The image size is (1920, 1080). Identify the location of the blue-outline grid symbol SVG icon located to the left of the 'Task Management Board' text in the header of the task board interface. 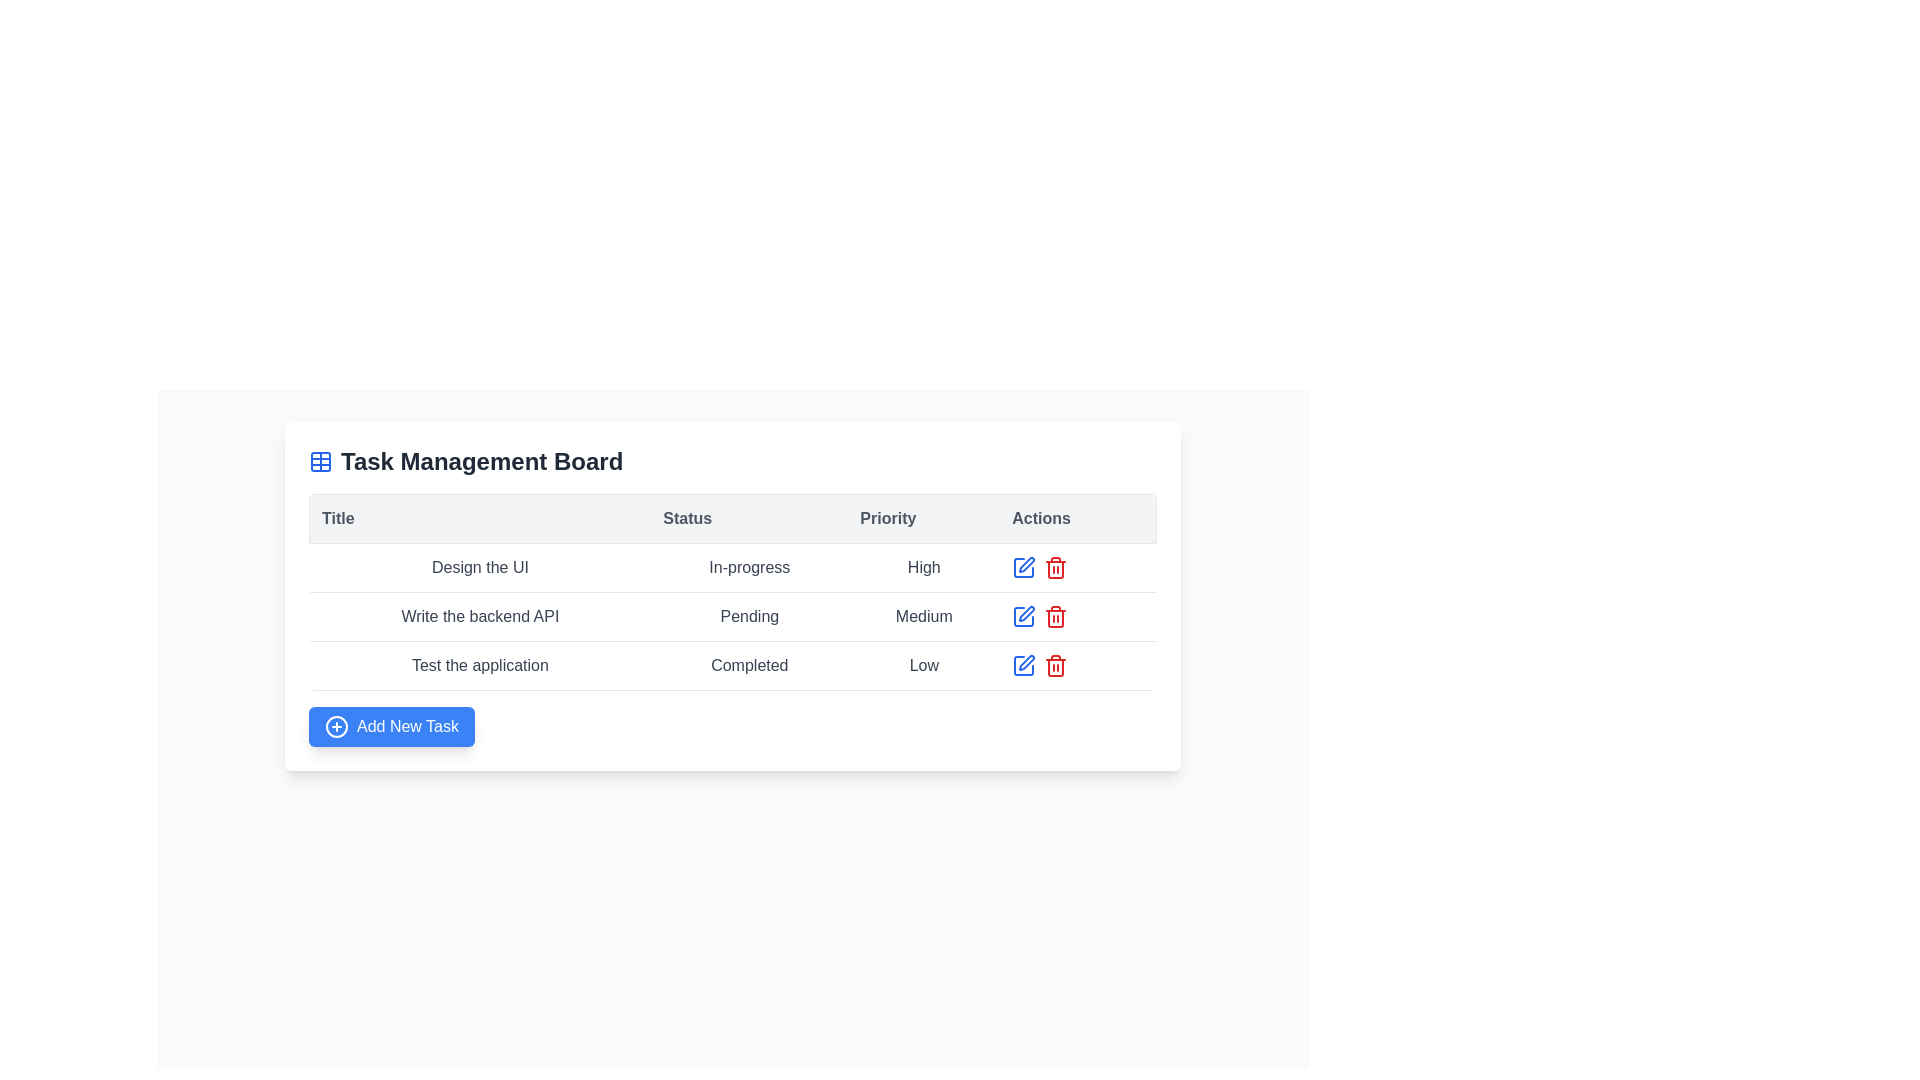
(321, 462).